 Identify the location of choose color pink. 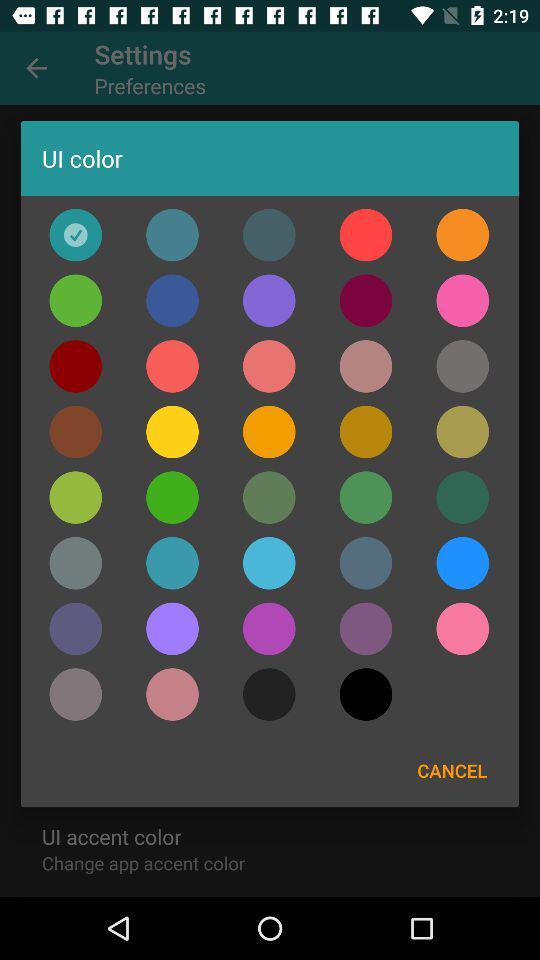
(462, 627).